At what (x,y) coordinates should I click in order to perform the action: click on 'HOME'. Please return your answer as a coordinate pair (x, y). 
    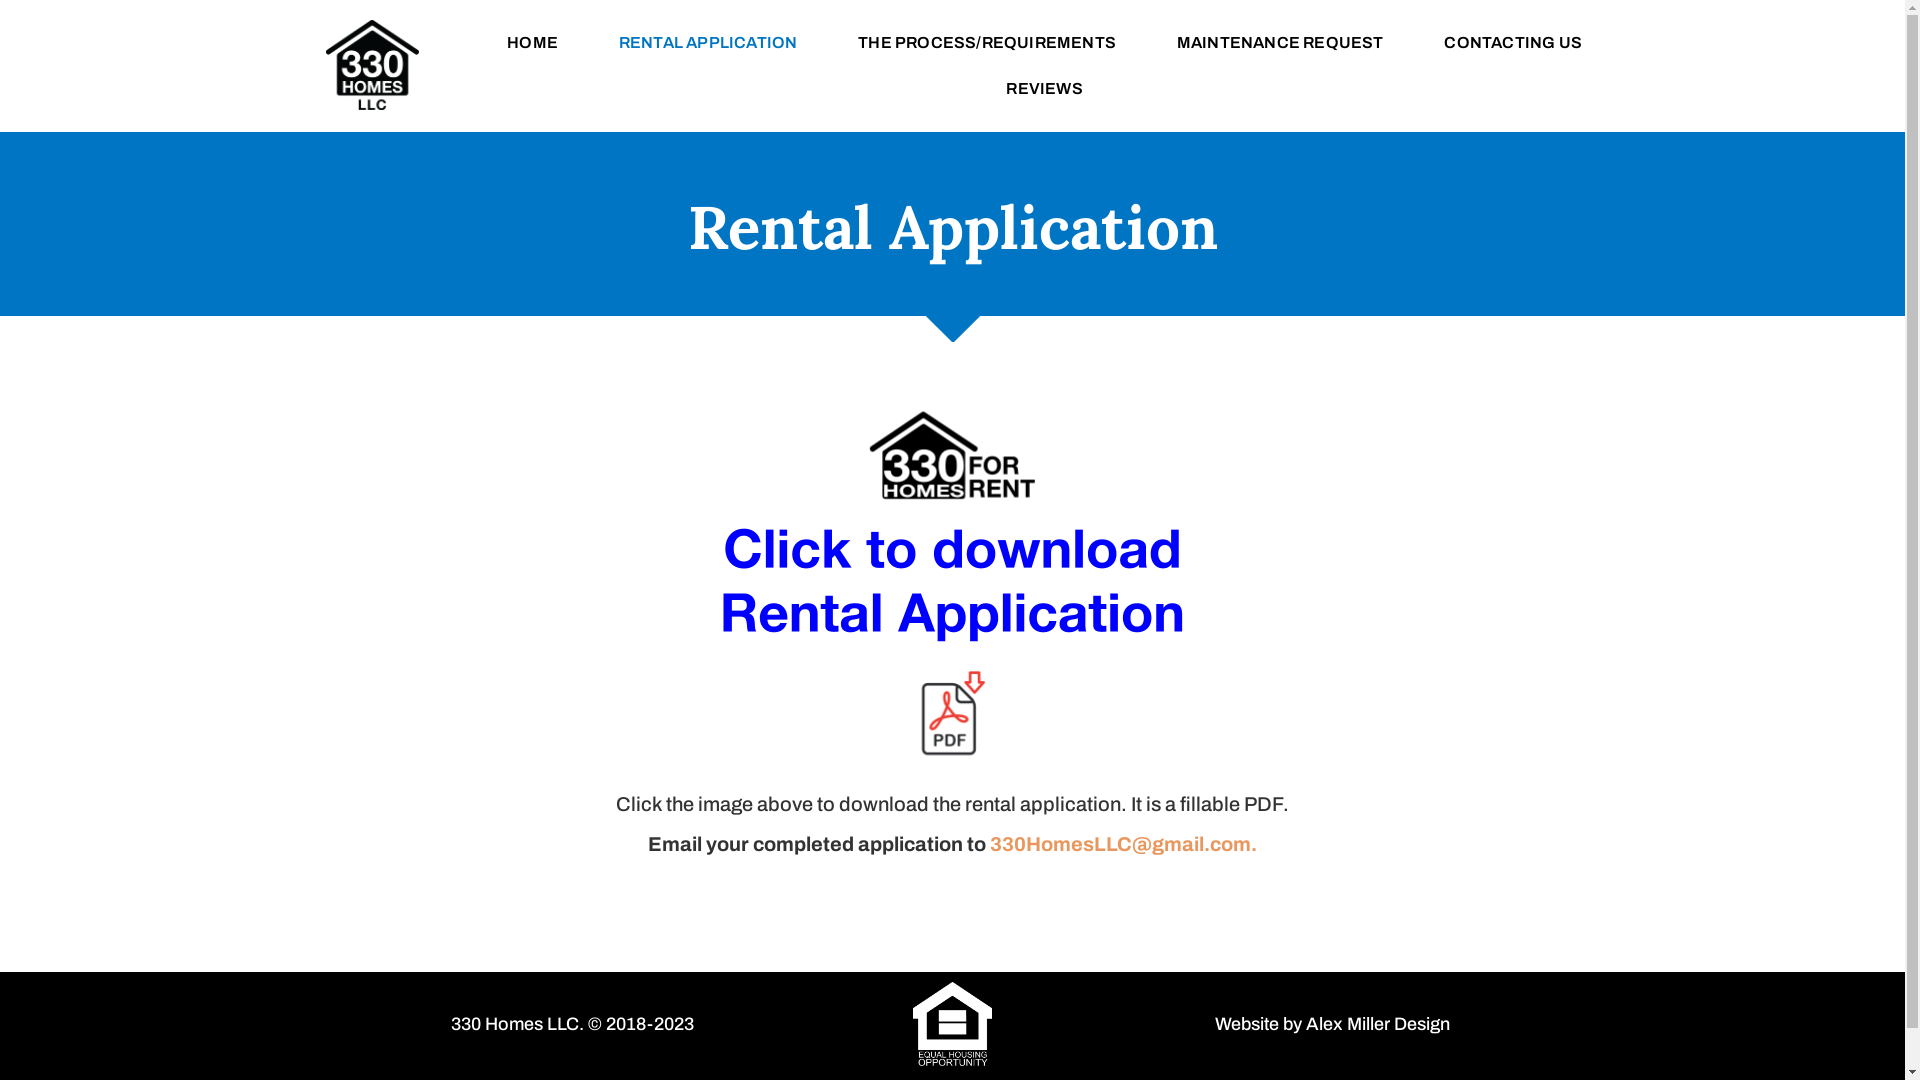
    Looking at the image, I should click on (475, 42).